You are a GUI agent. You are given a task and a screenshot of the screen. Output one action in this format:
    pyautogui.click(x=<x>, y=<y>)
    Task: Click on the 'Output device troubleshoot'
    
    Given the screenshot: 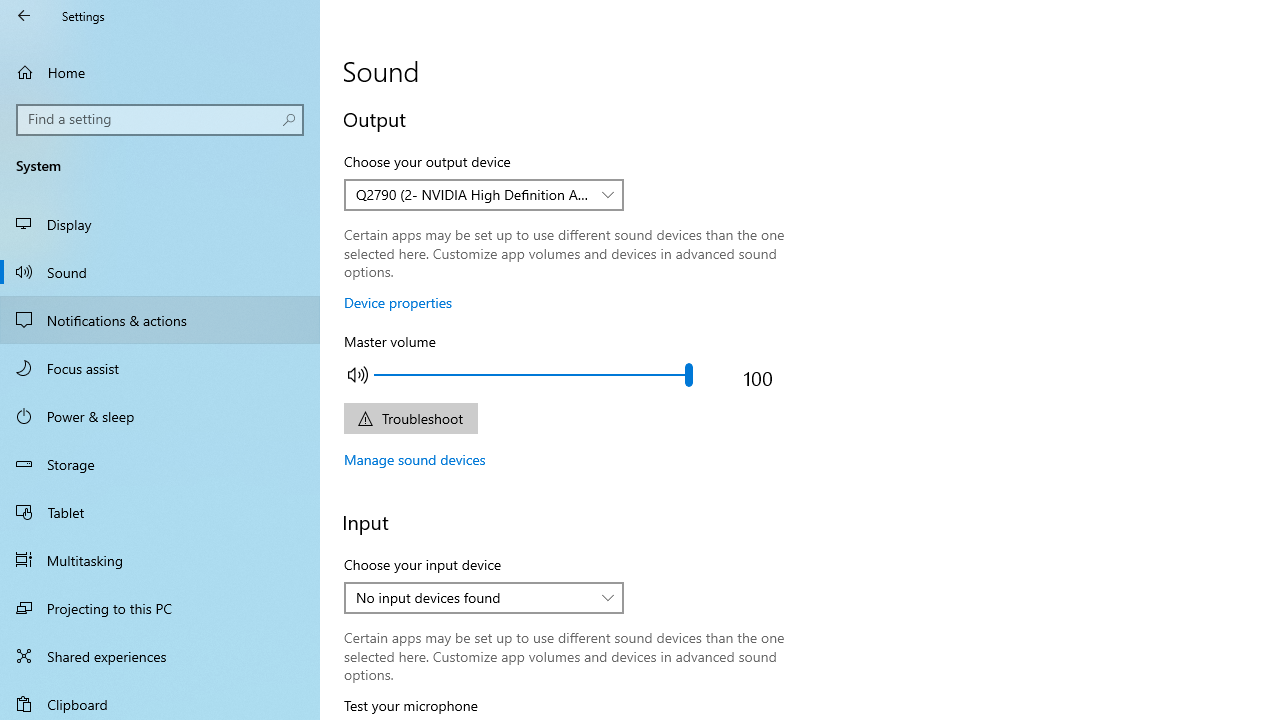 What is the action you would take?
    pyautogui.click(x=409, y=417)
    